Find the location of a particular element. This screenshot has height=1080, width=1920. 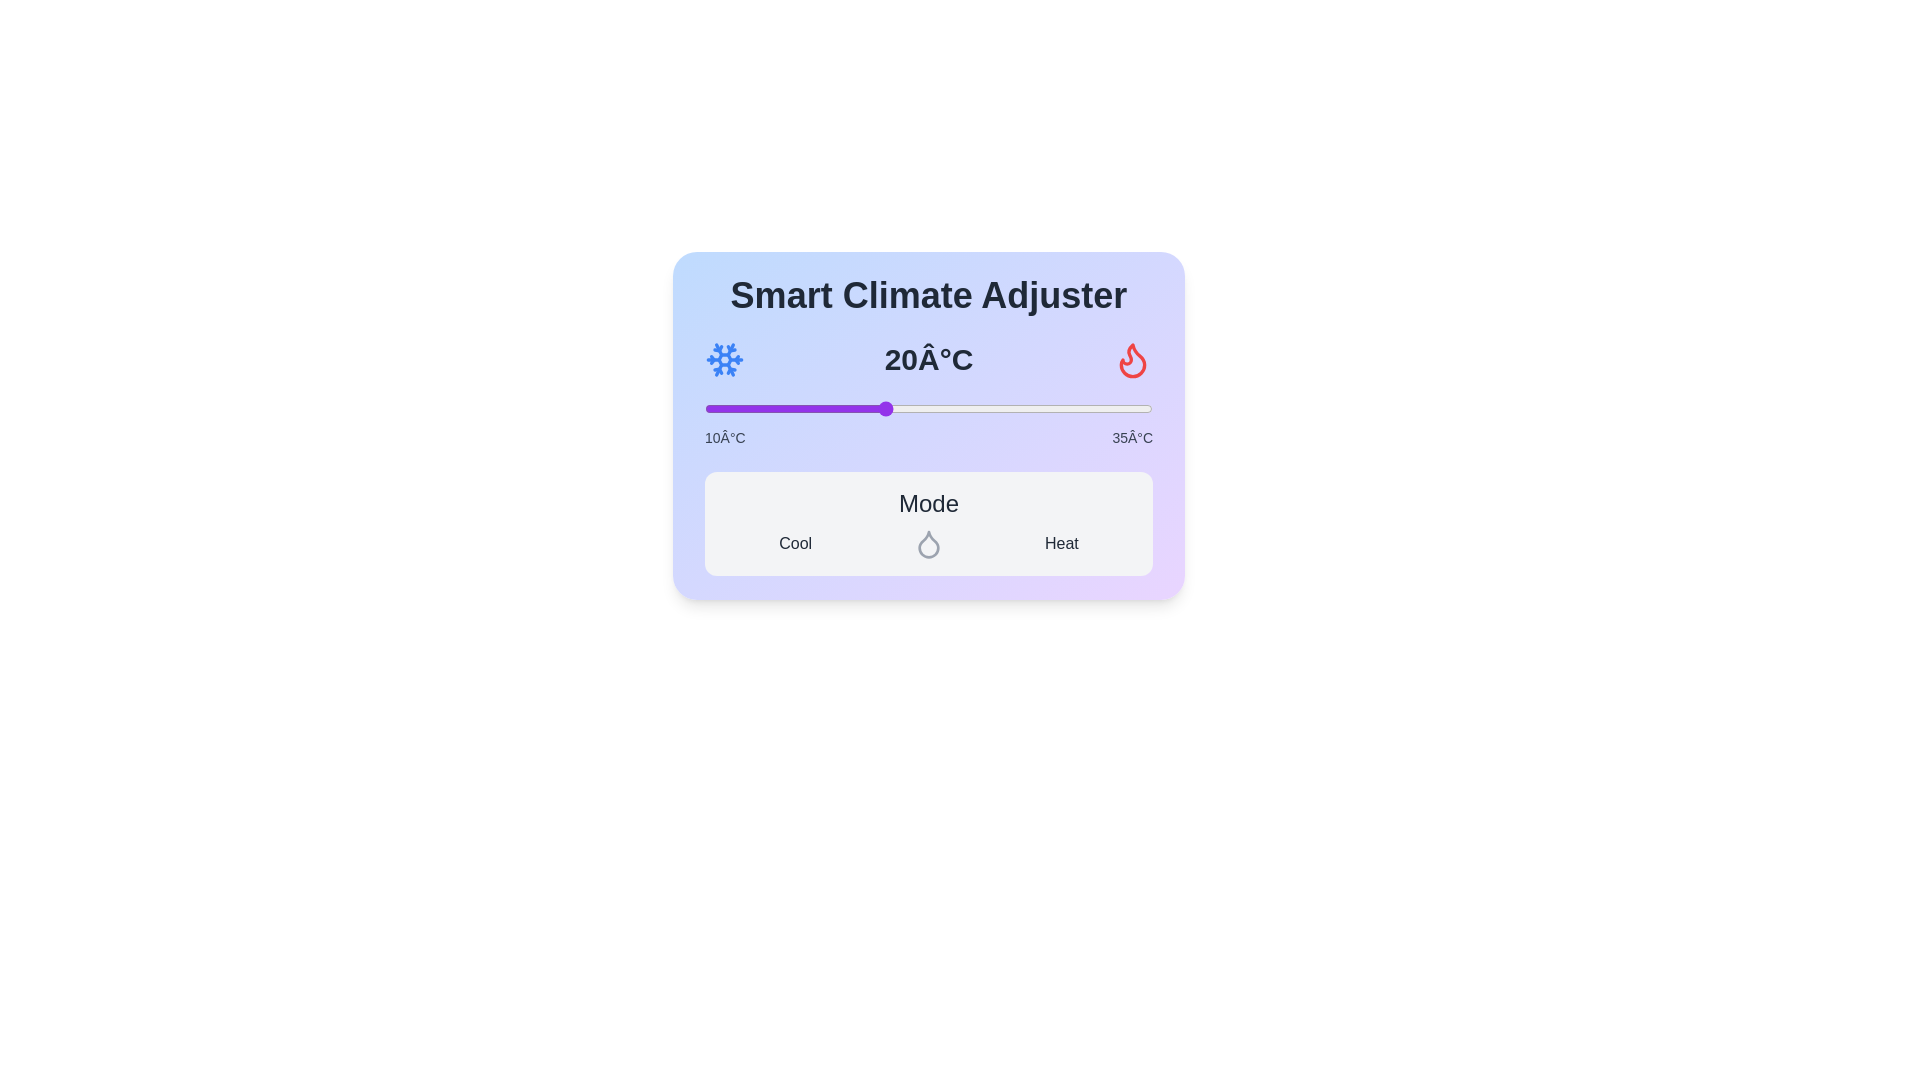

the temperature to 31°C using the slider is located at coordinates (1080, 407).